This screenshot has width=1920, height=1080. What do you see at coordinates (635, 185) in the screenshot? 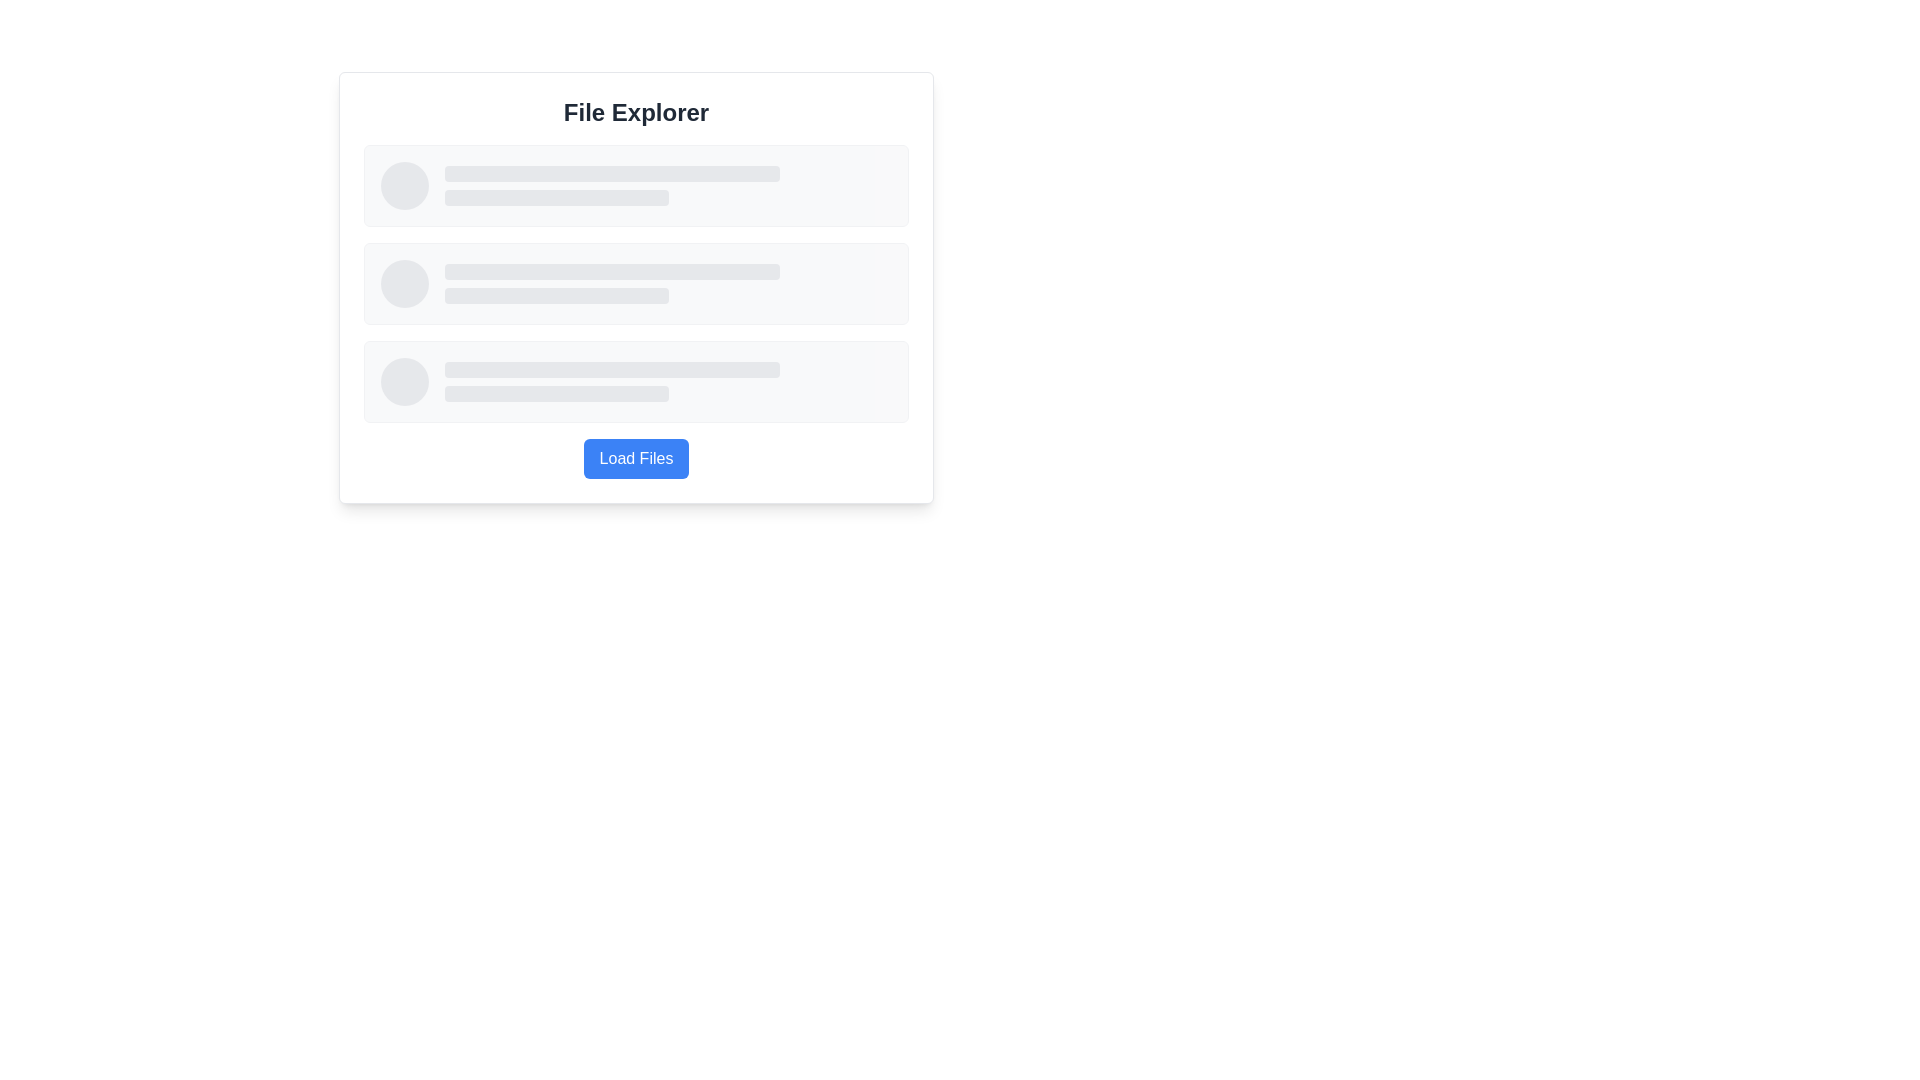
I see `the rectangular placeholder component of the first item in the vertically stacked list beneath the 'File Explorer' title section, which has a light gray background and rounded corners` at bounding box center [635, 185].